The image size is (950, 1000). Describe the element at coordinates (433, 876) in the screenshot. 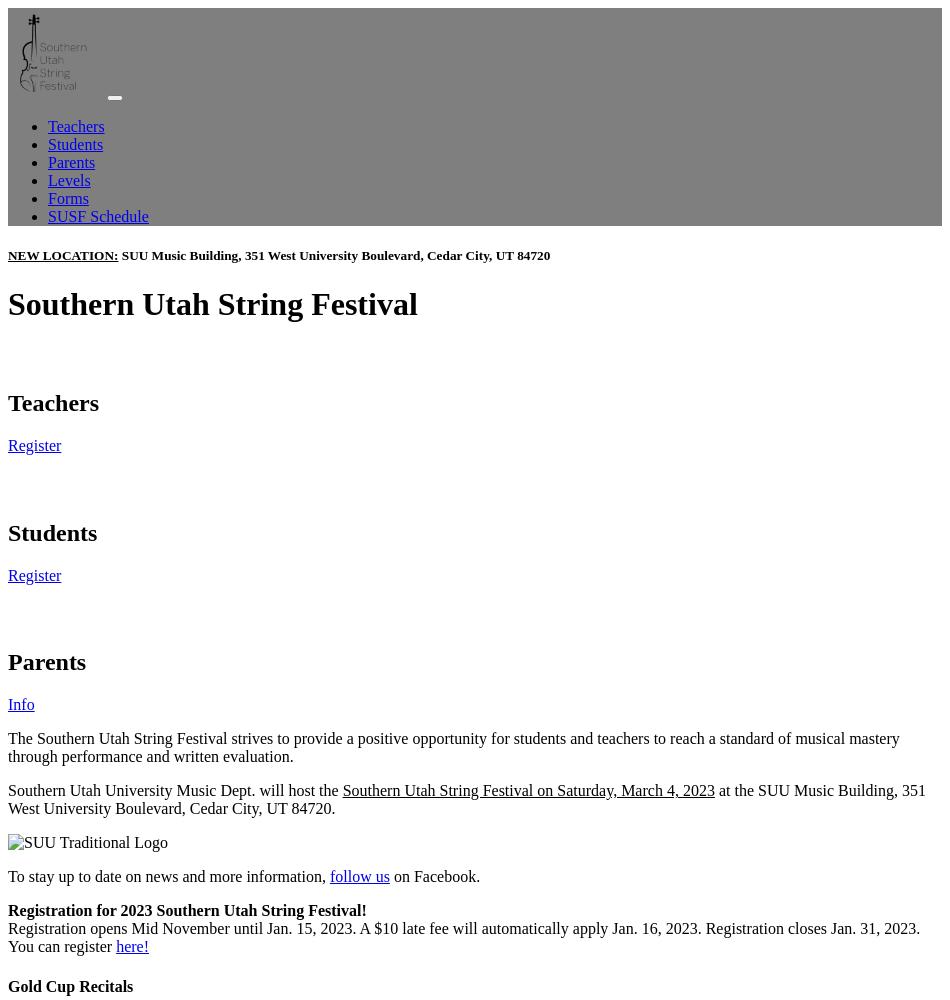

I see `'on Facebook.'` at that location.